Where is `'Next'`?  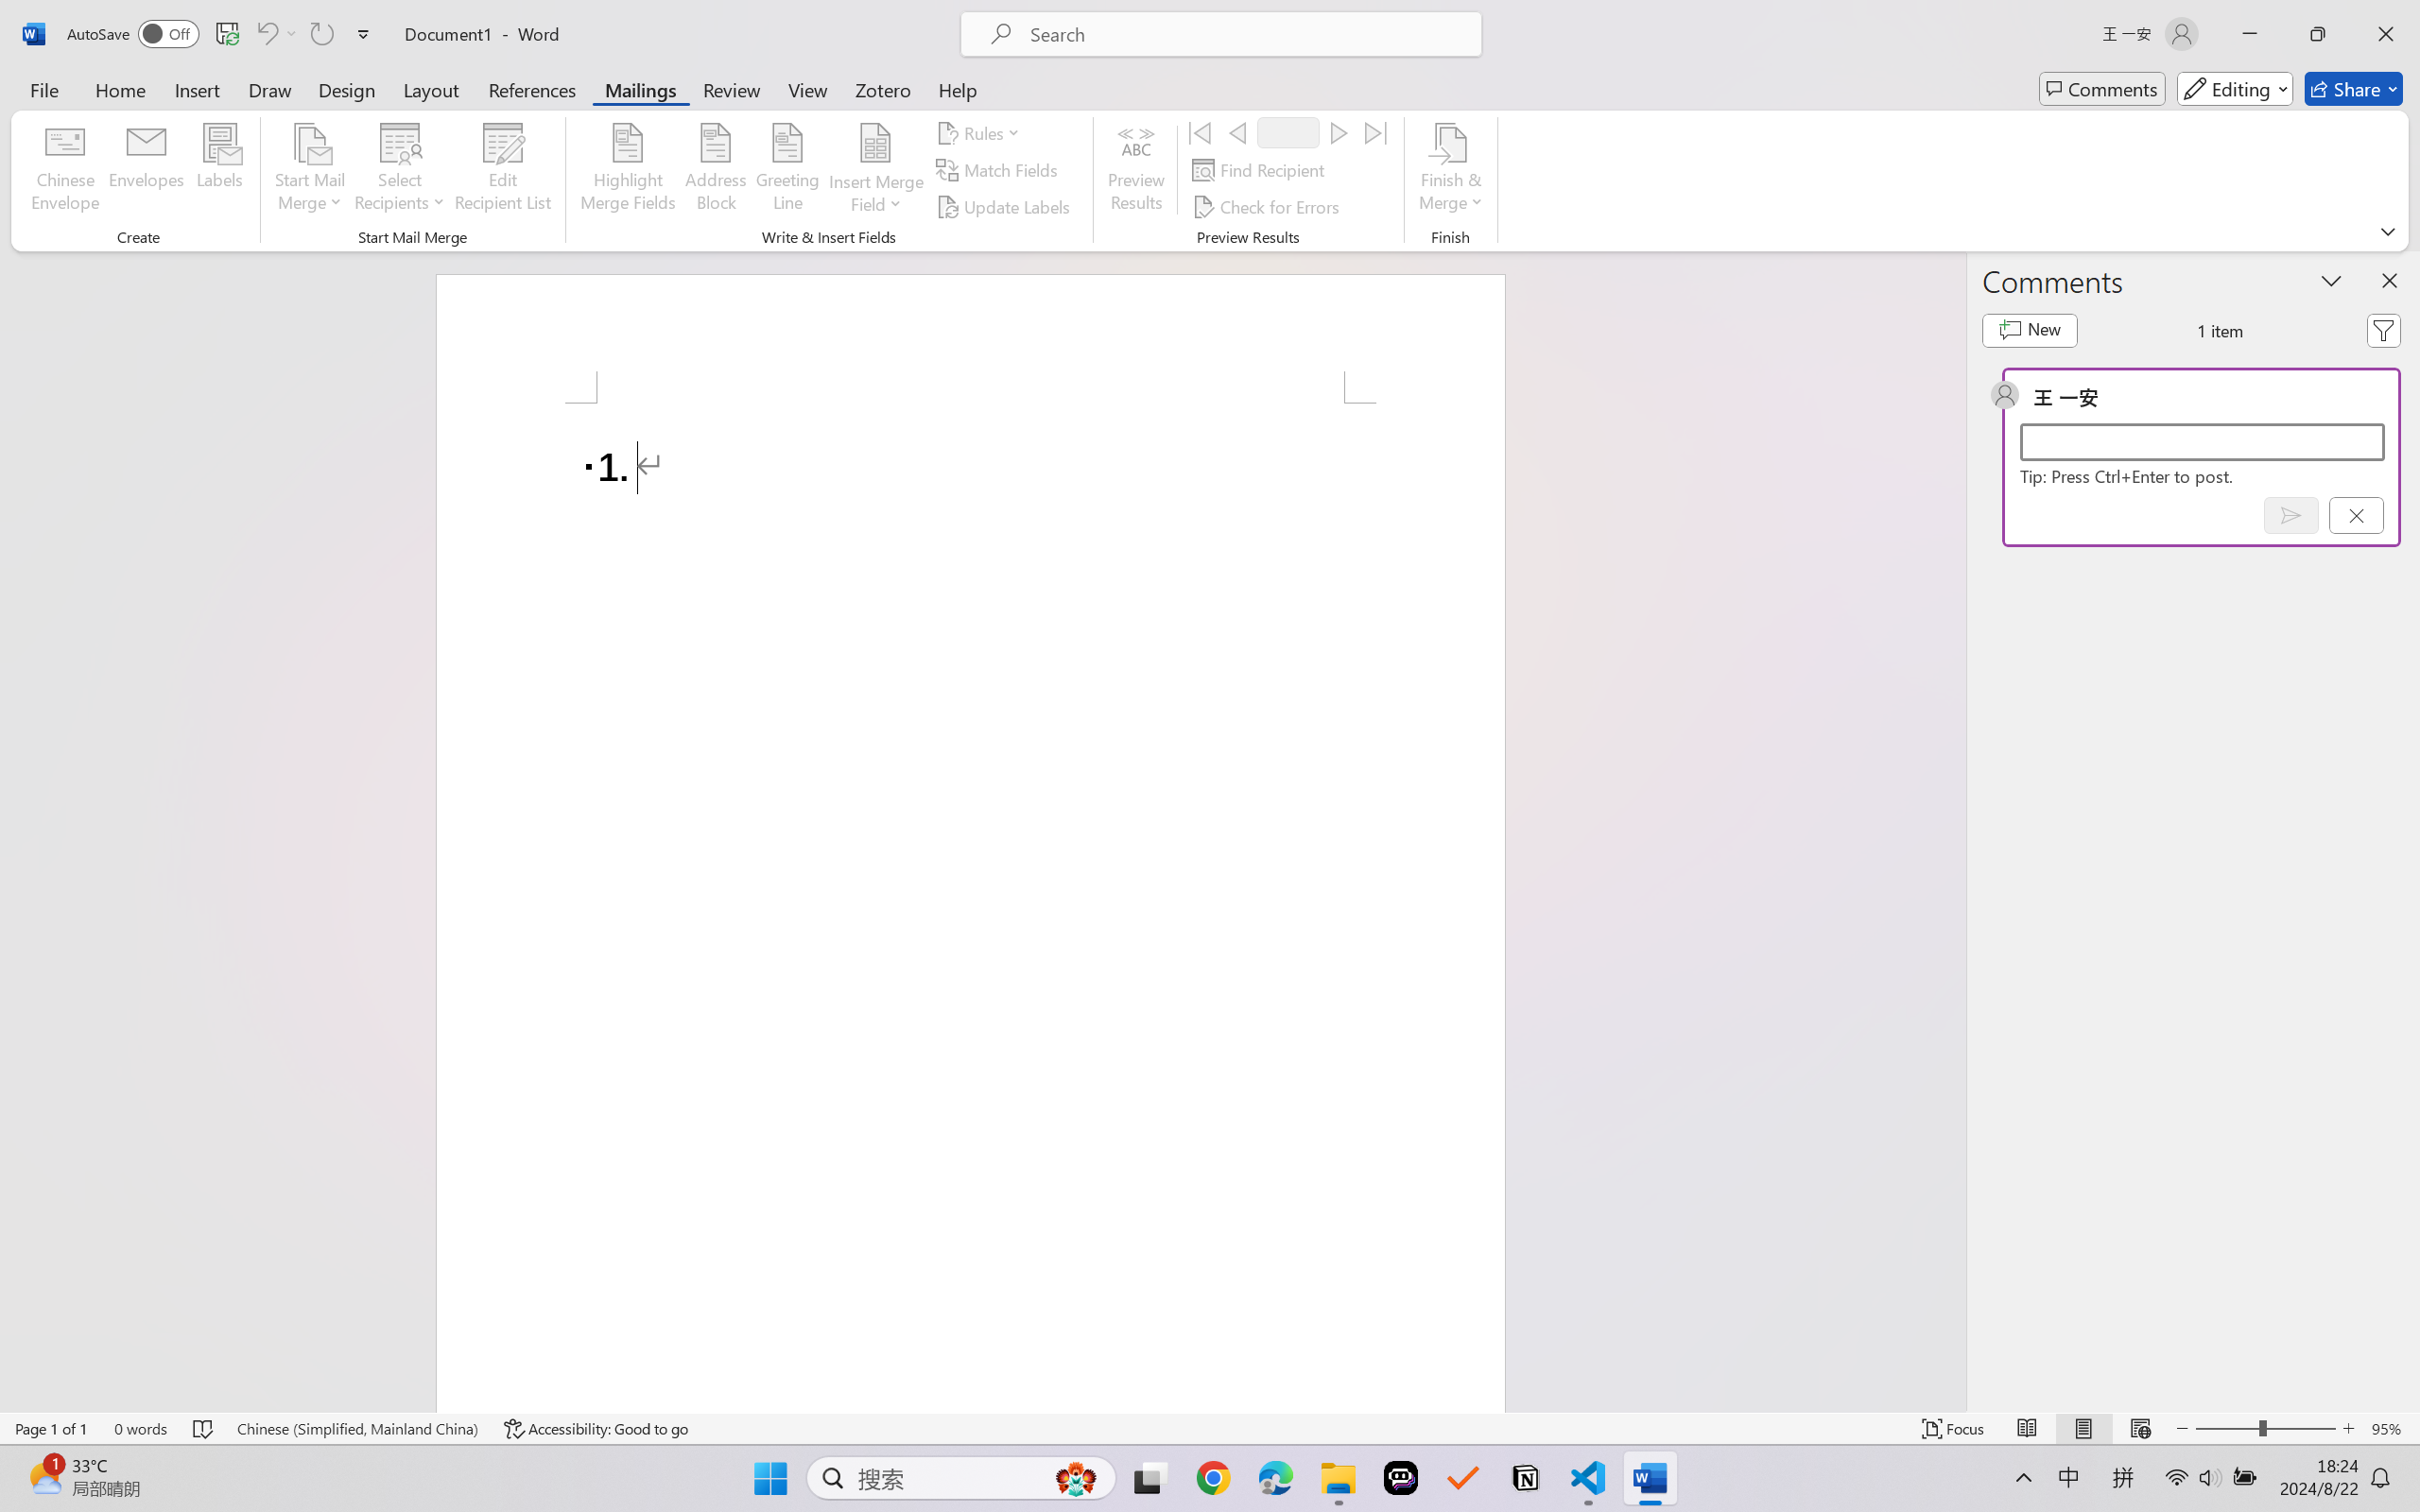 'Next' is located at coordinates (1338, 131).